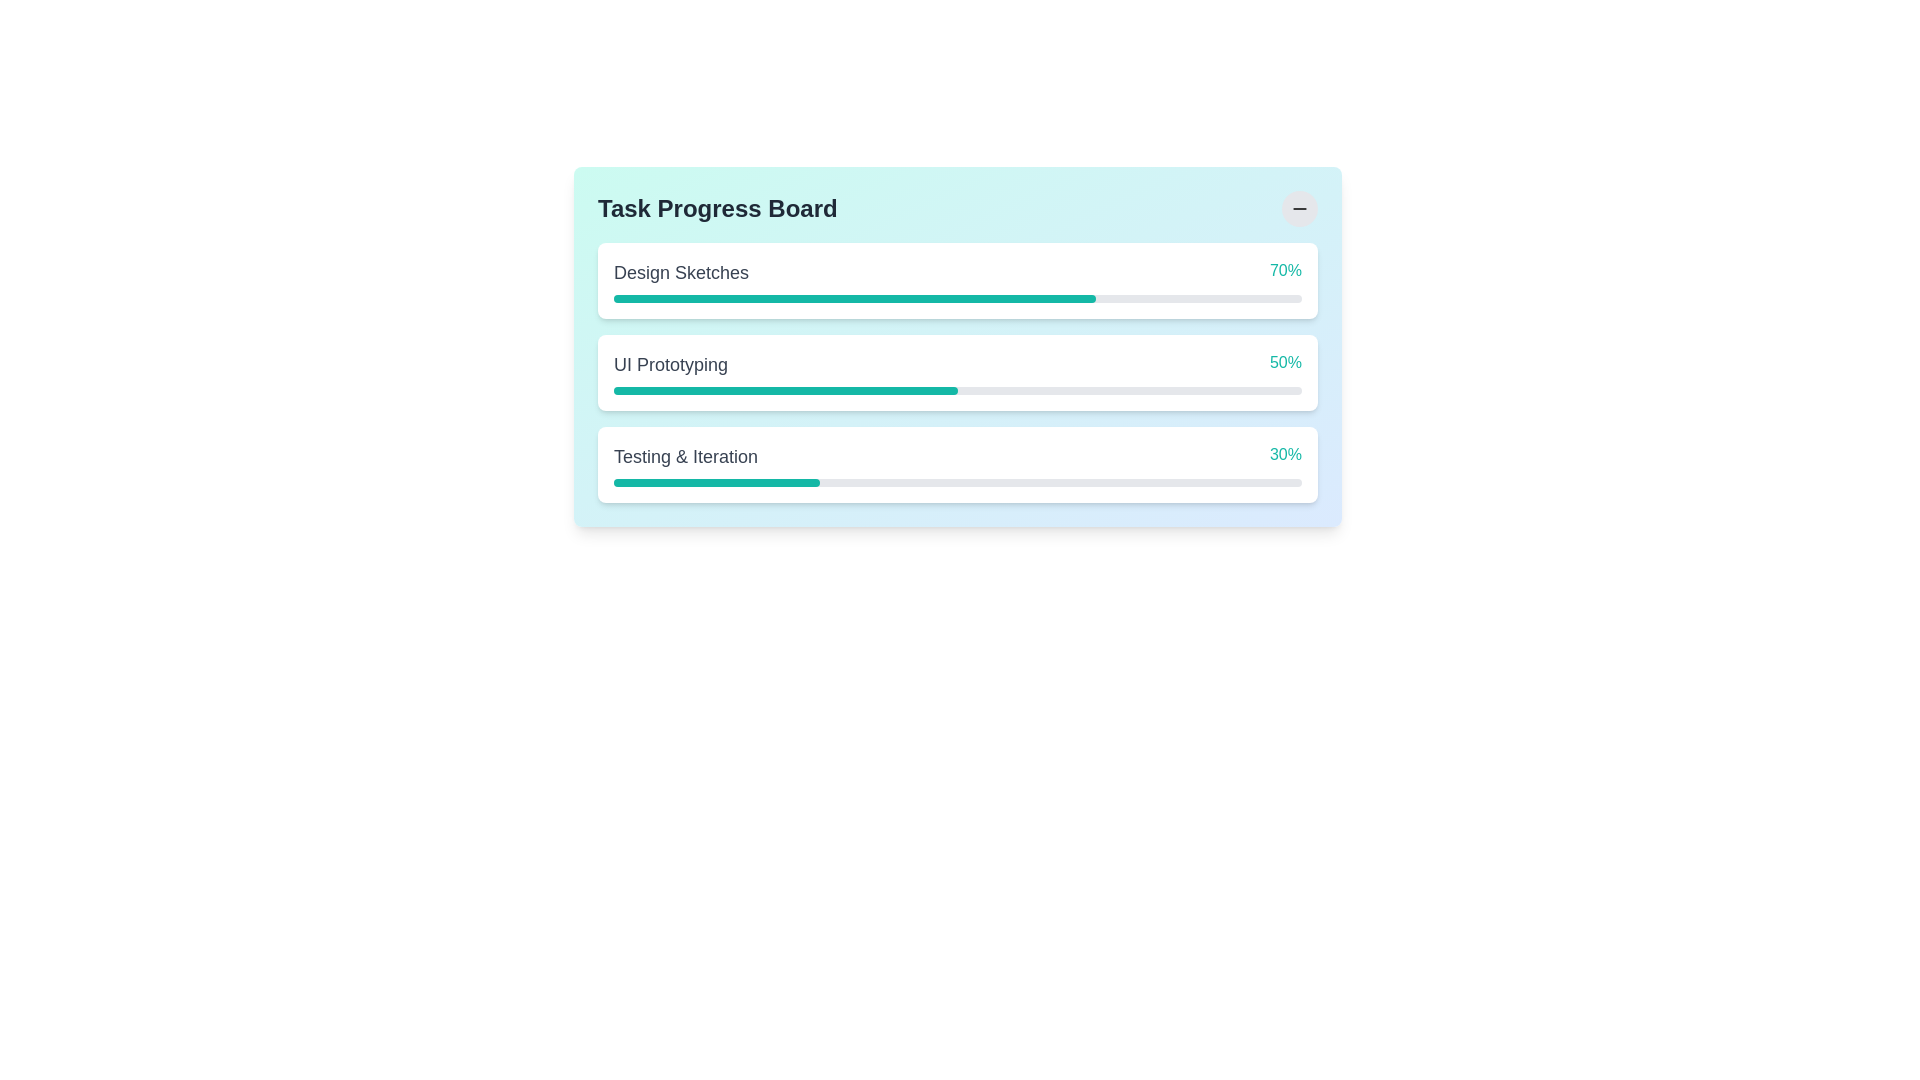 Image resolution: width=1920 pixels, height=1080 pixels. What do you see at coordinates (957, 373) in the screenshot?
I see `the Progress Tracker element displaying 'UI Prototyping' with a percentage of '50%' and a teal progress bar` at bounding box center [957, 373].